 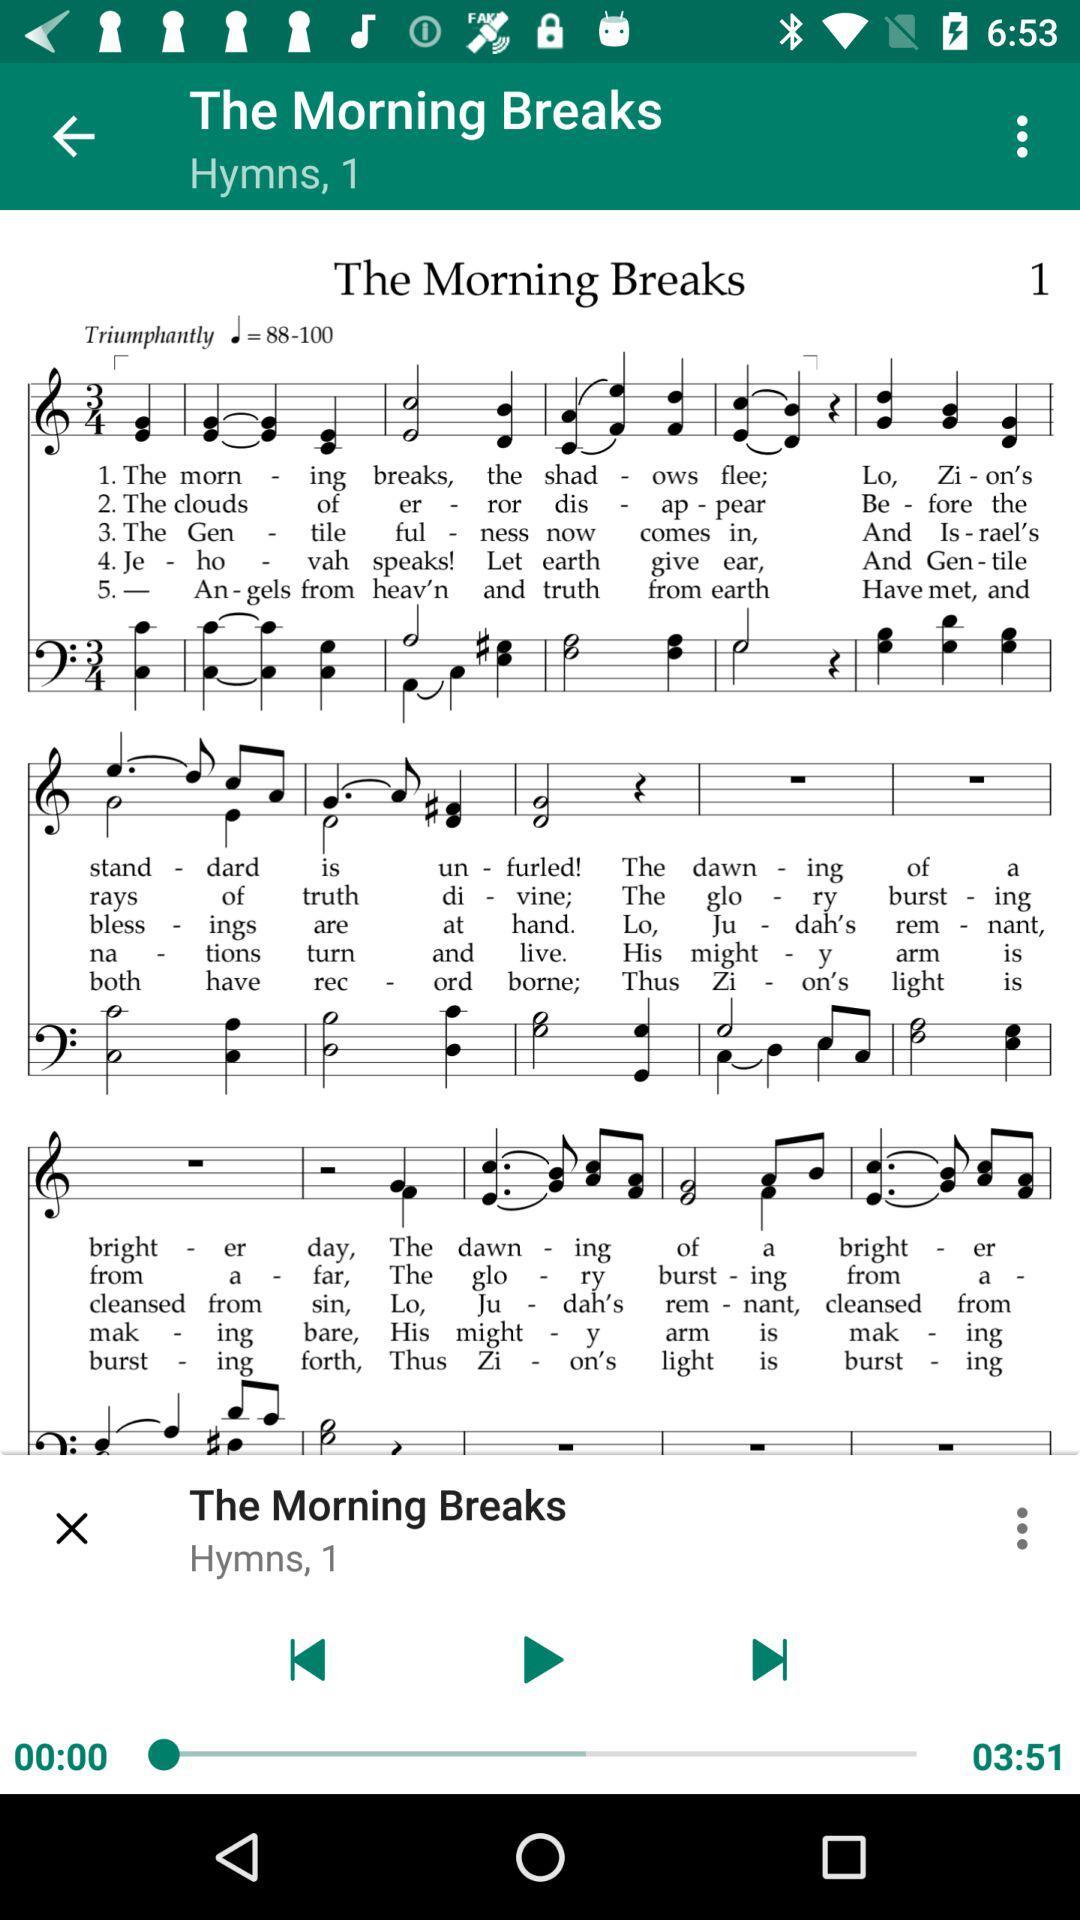 I want to click on button, so click(x=540, y=1659).